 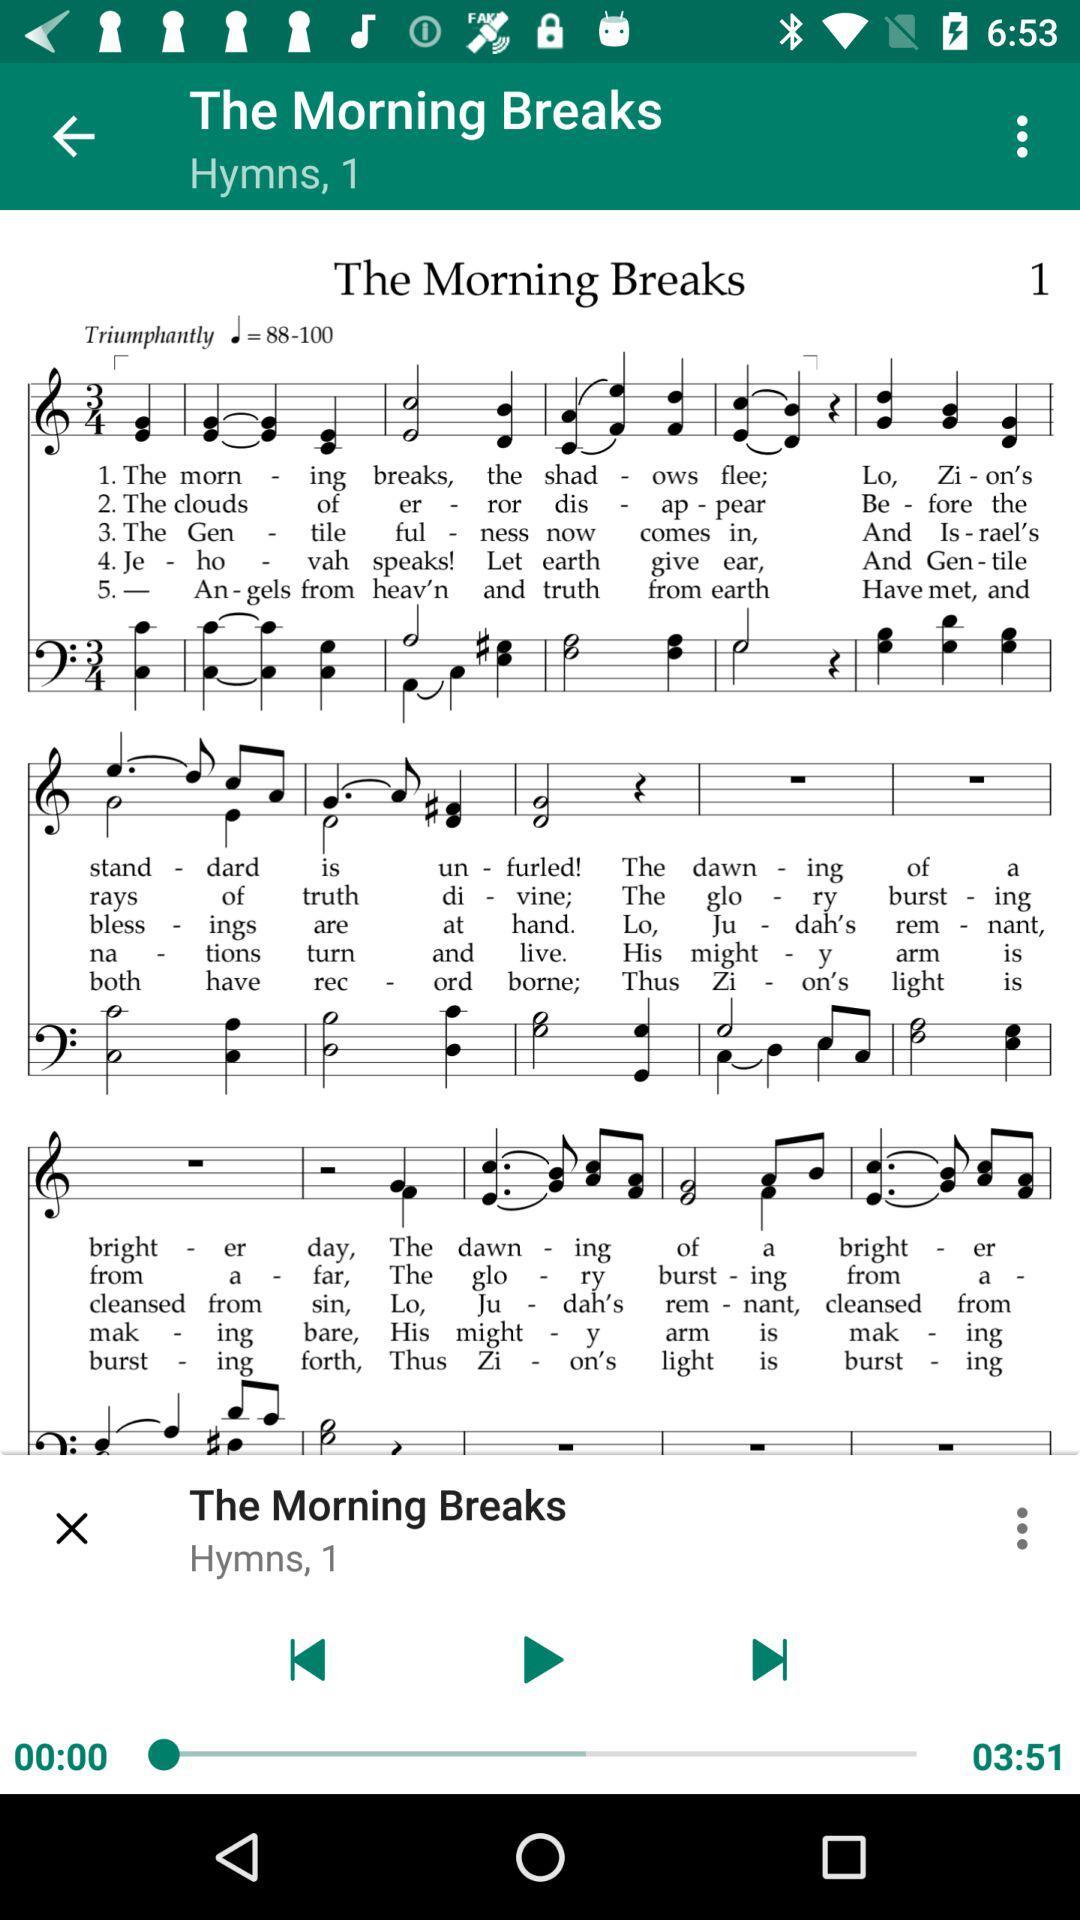 I want to click on button, so click(x=540, y=1659).